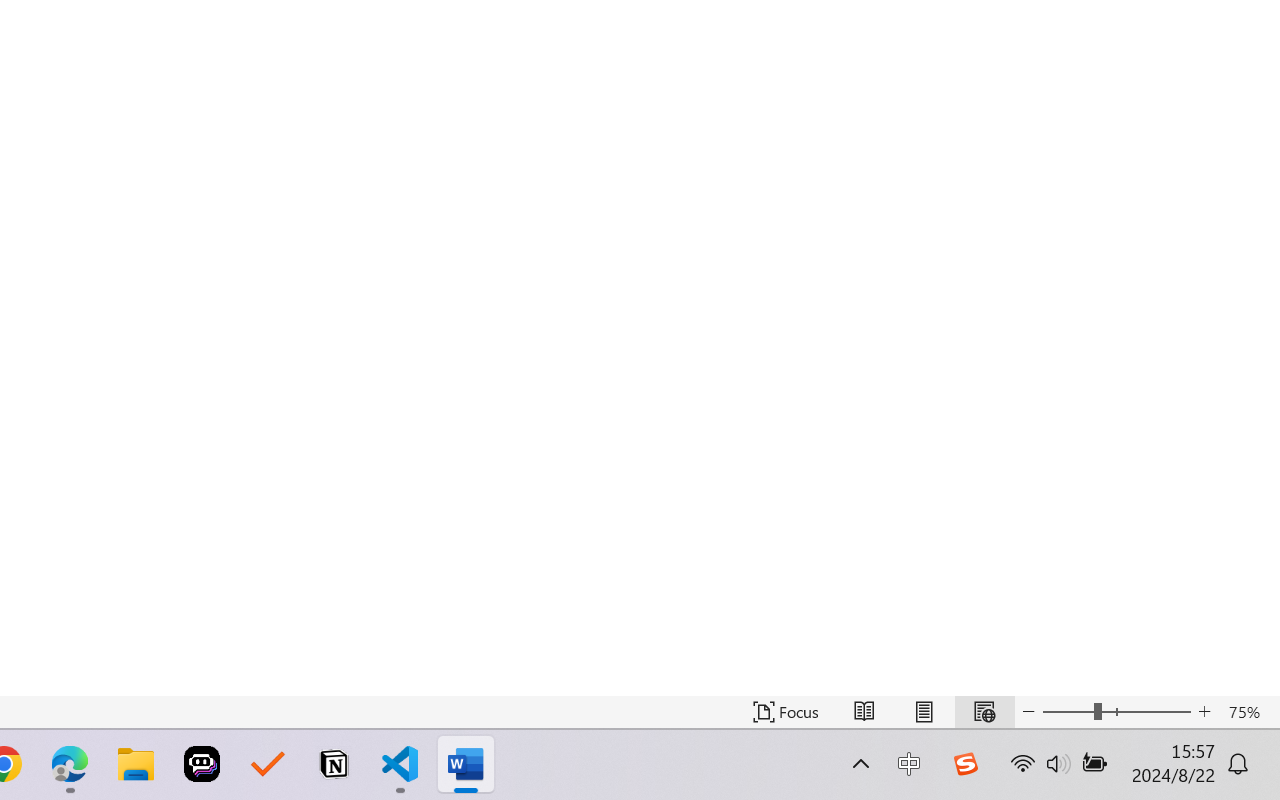  Describe the element at coordinates (984, 711) in the screenshot. I see `'Web Layout'` at that location.